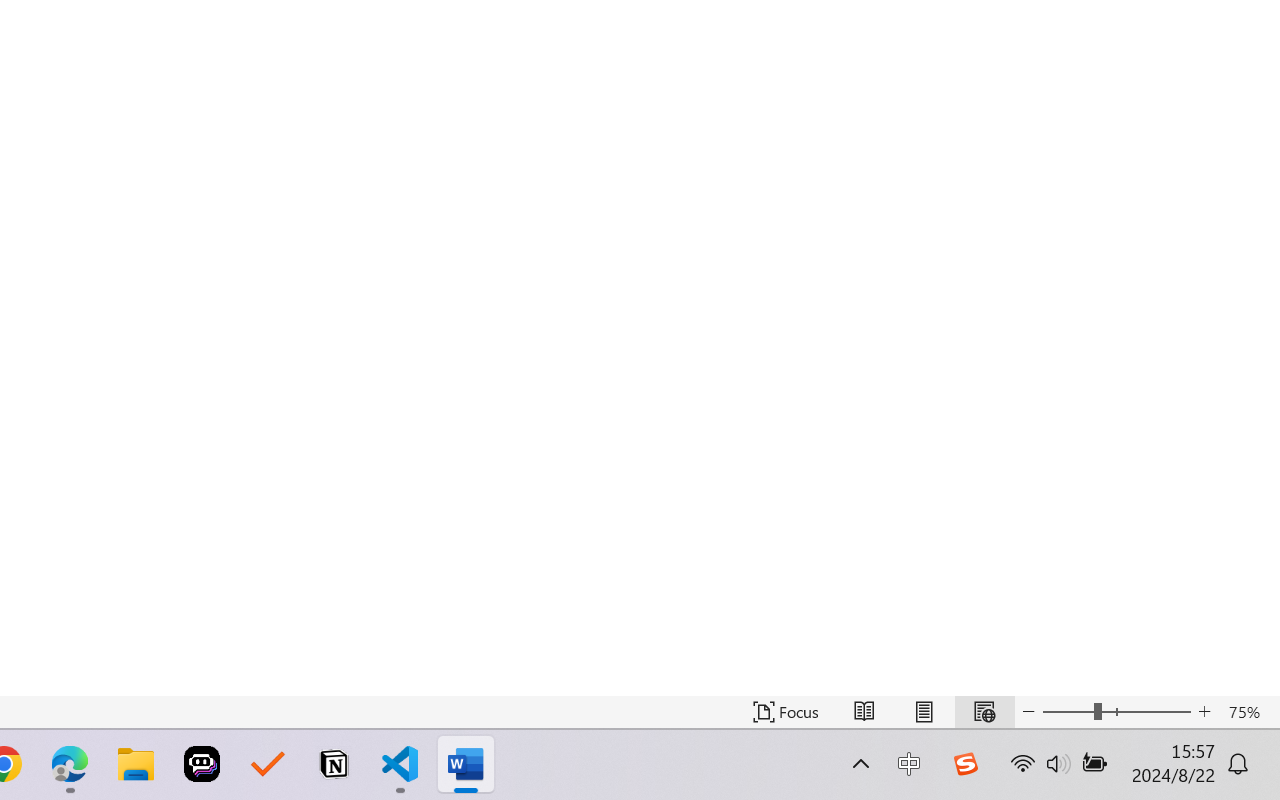  Describe the element at coordinates (984, 711) in the screenshot. I see `'Web Layout'` at that location.